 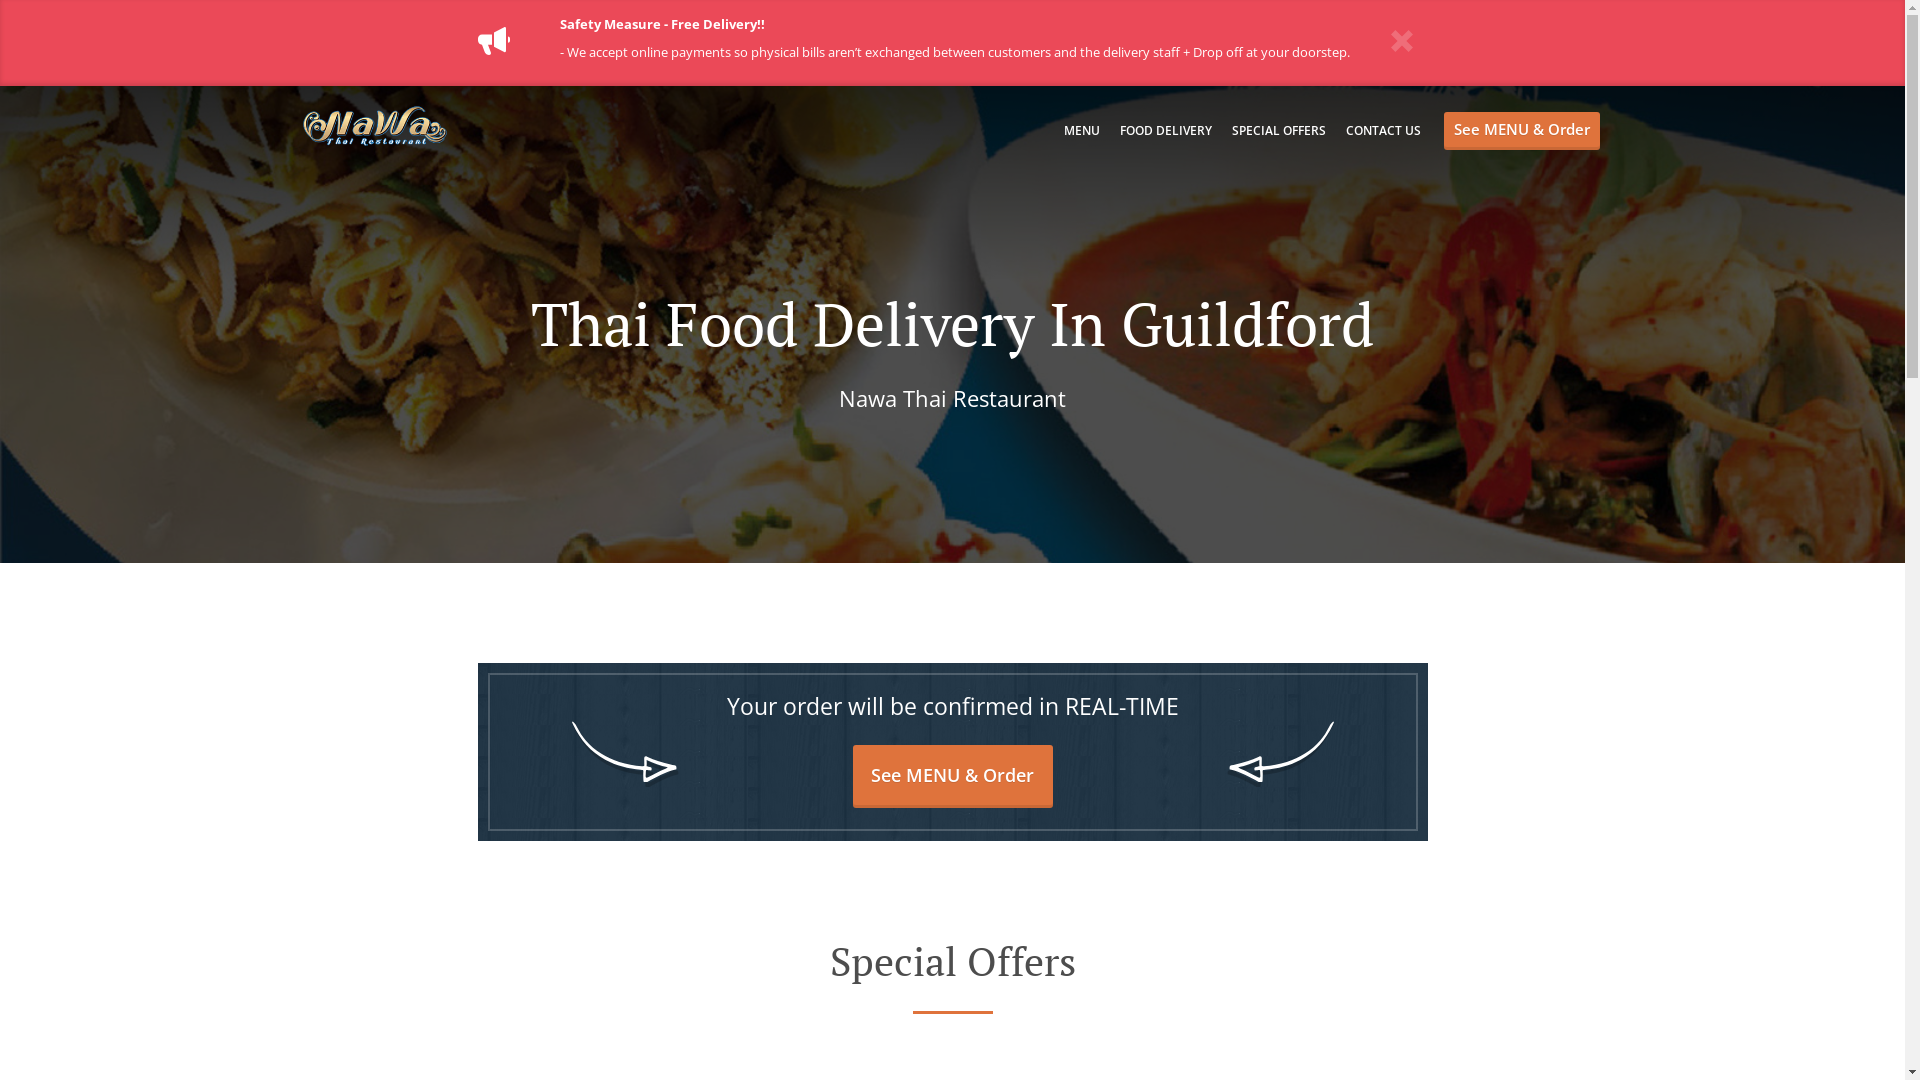 I want to click on 'MENU', so click(x=1080, y=130).